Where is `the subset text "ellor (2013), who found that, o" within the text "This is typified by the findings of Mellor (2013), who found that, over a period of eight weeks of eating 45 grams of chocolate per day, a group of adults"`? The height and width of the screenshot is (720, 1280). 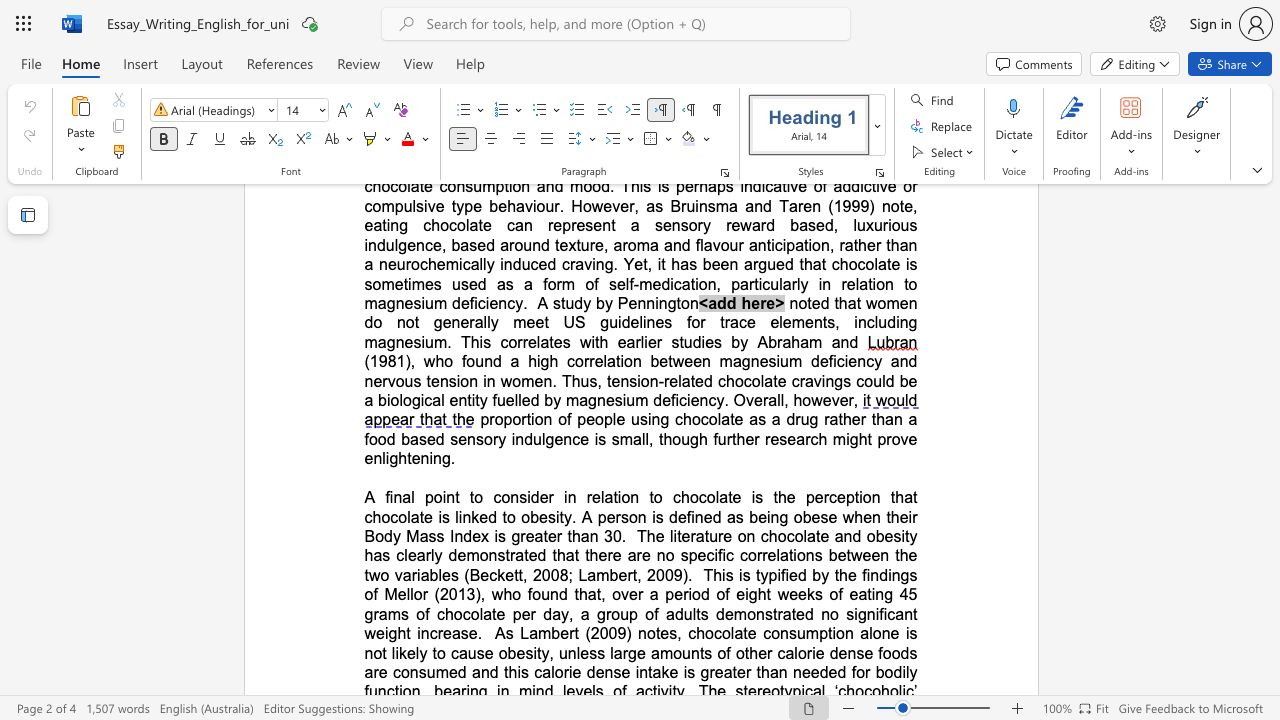
the subset text "ellor (2013), who found that, o" within the text "This is typified by the findings of Mellor (2013), who found that, over a period of eight weeks of eating 45 grams of chocolate per day, a group of adults" is located at coordinates (397, 593).